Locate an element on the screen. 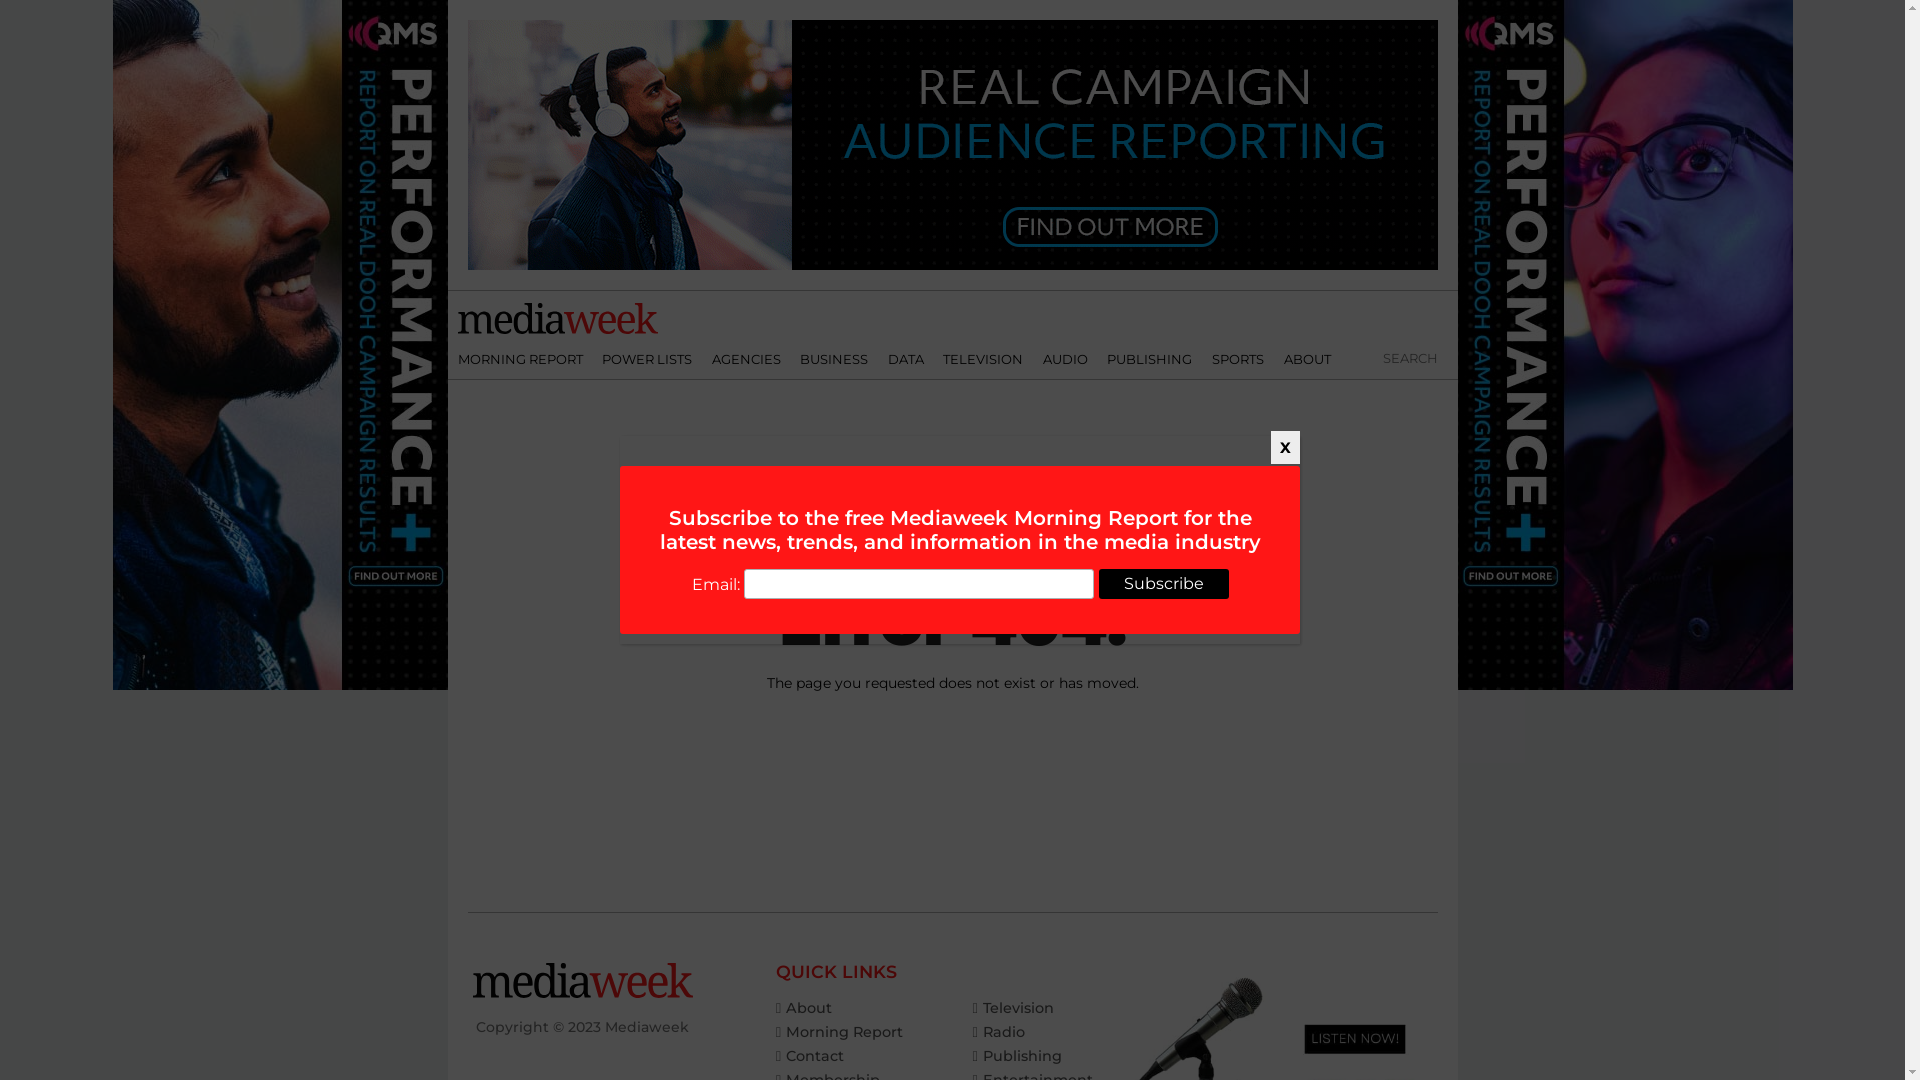 Image resolution: width=1920 pixels, height=1080 pixels. 'Contact' is located at coordinates (775, 1055).